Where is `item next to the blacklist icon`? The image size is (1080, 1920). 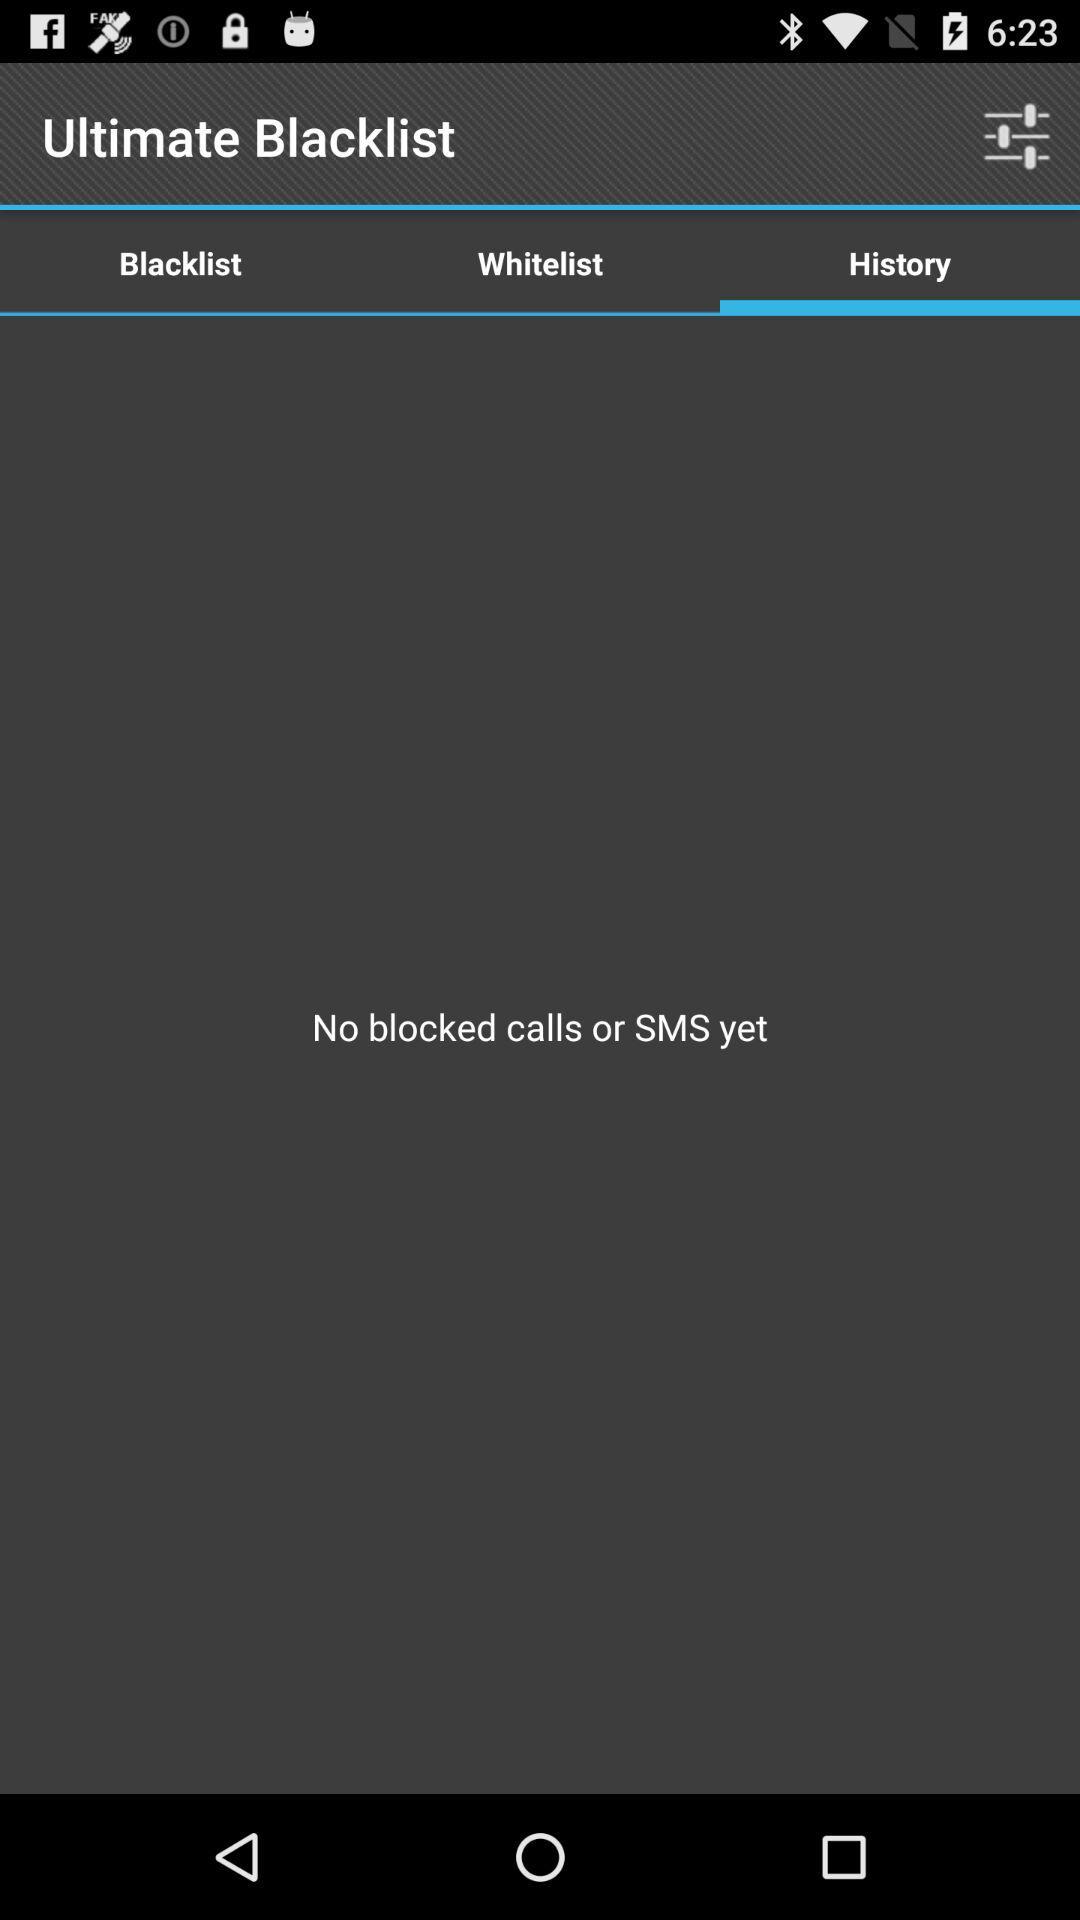 item next to the blacklist icon is located at coordinates (540, 261).